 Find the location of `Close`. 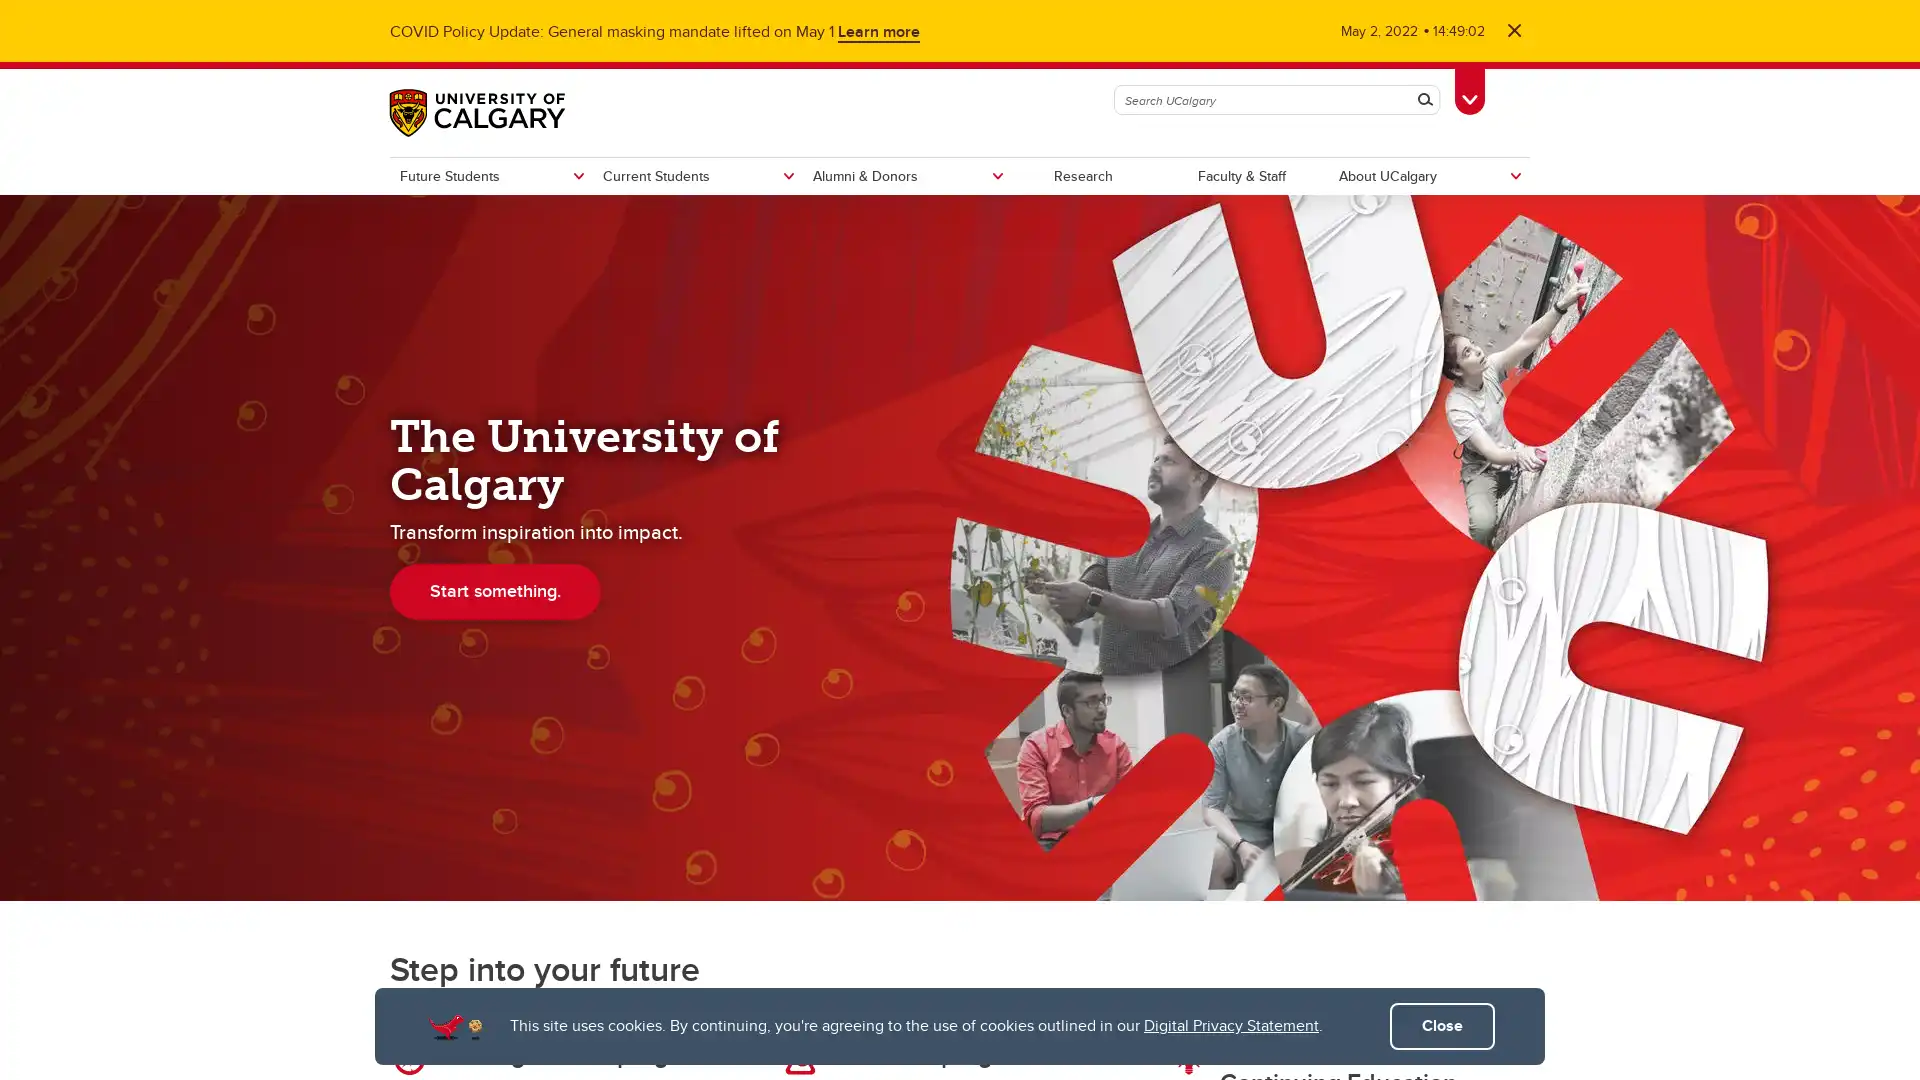

Close is located at coordinates (1442, 1026).